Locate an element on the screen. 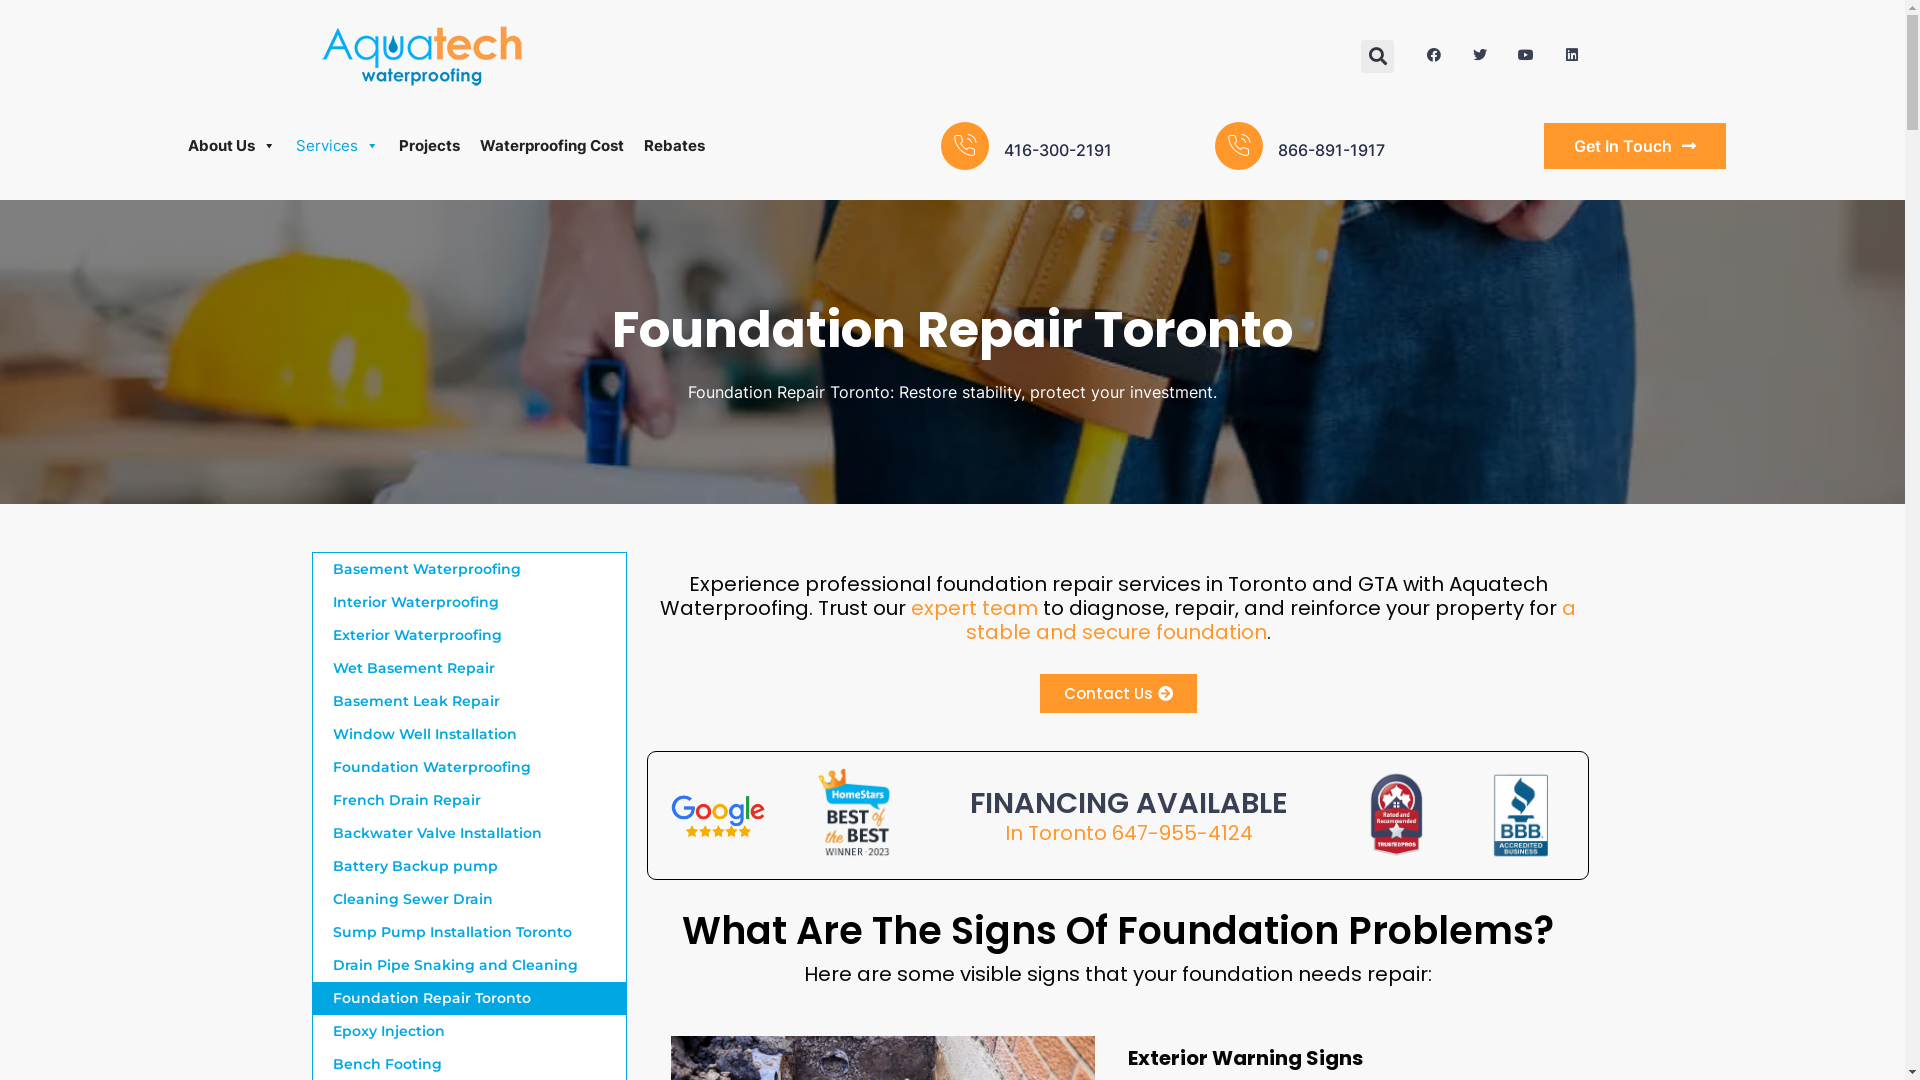 The height and width of the screenshot is (1080, 1920). 'Drain Pipe Snaking and Cleaning' is located at coordinates (468, 964).